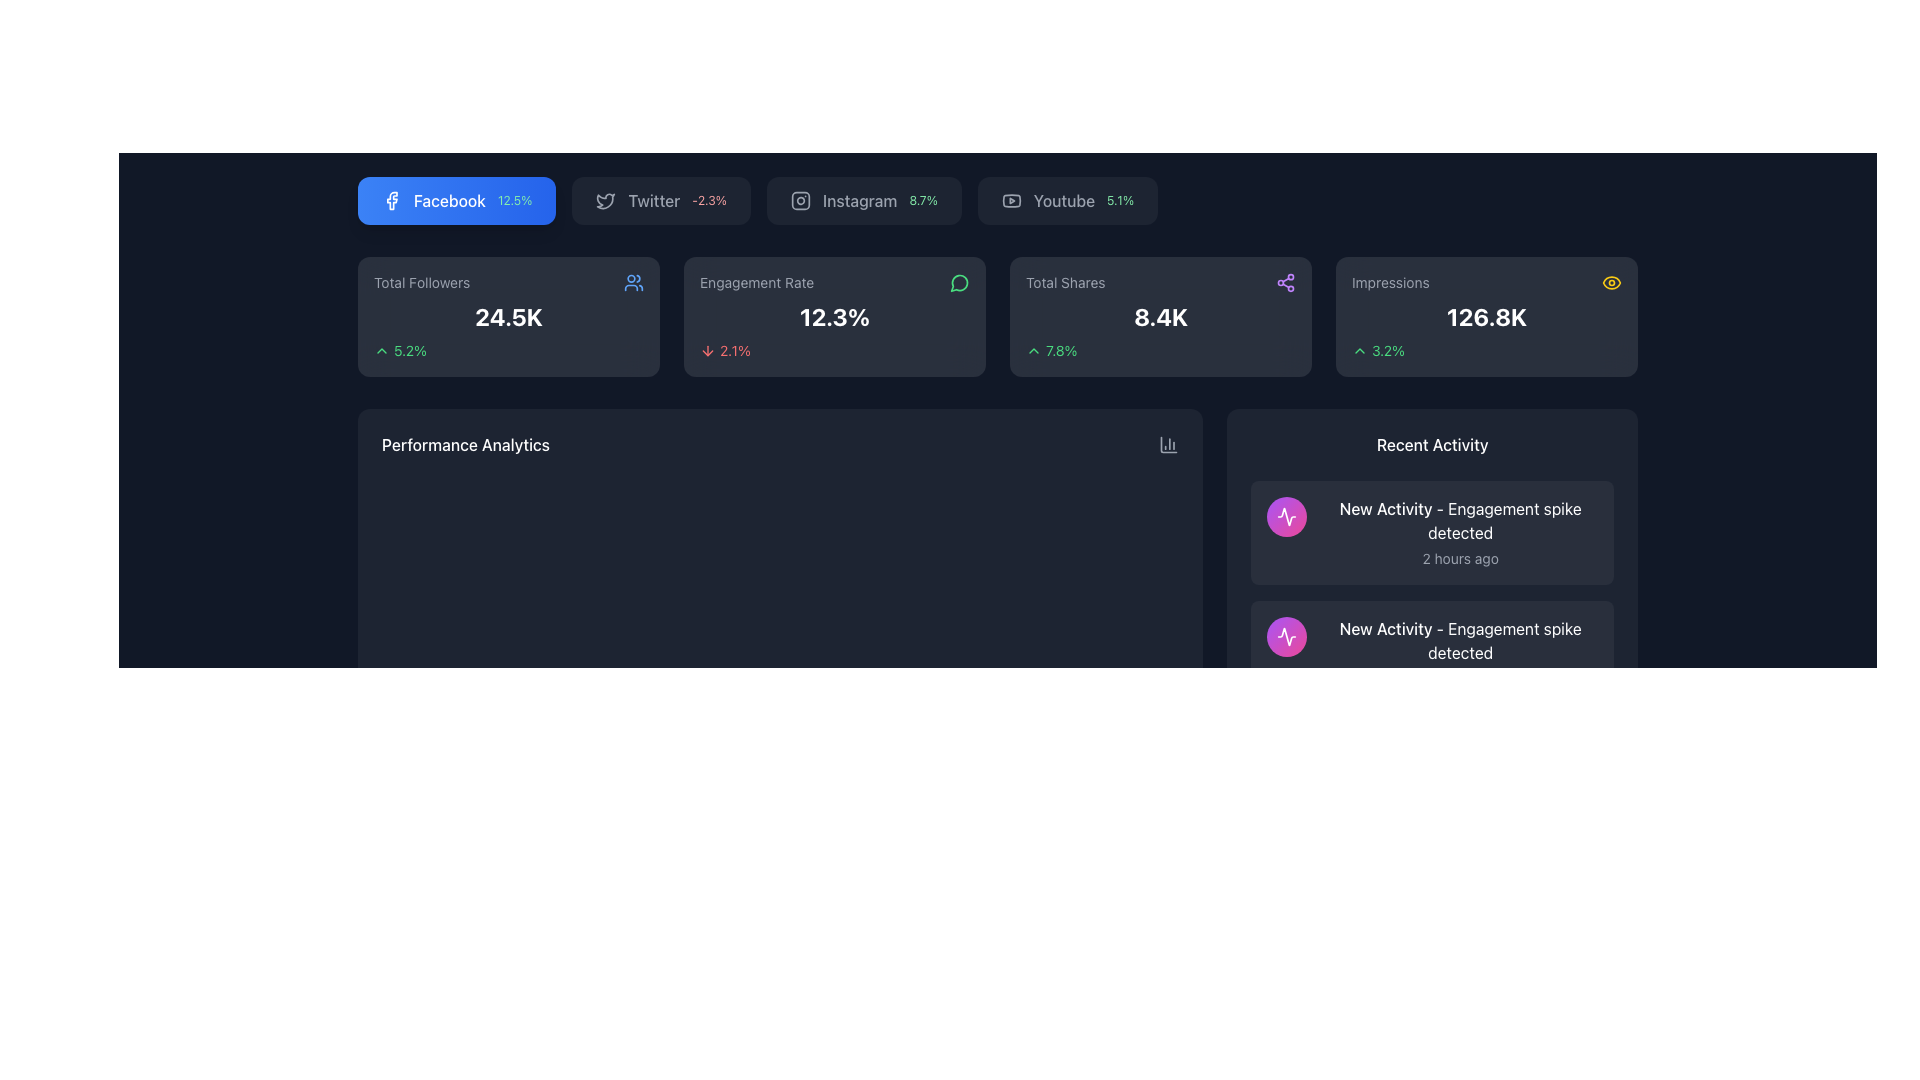 This screenshot has height=1080, width=1920. What do you see at coordinates (409, 350) in the screenshot?
I see `the text label that communicates a positive percentage change, located to the right of a small green upward-facing arrow icon in the lower left corner of the 'Total Followers' card` at bounding box center [409, 350].